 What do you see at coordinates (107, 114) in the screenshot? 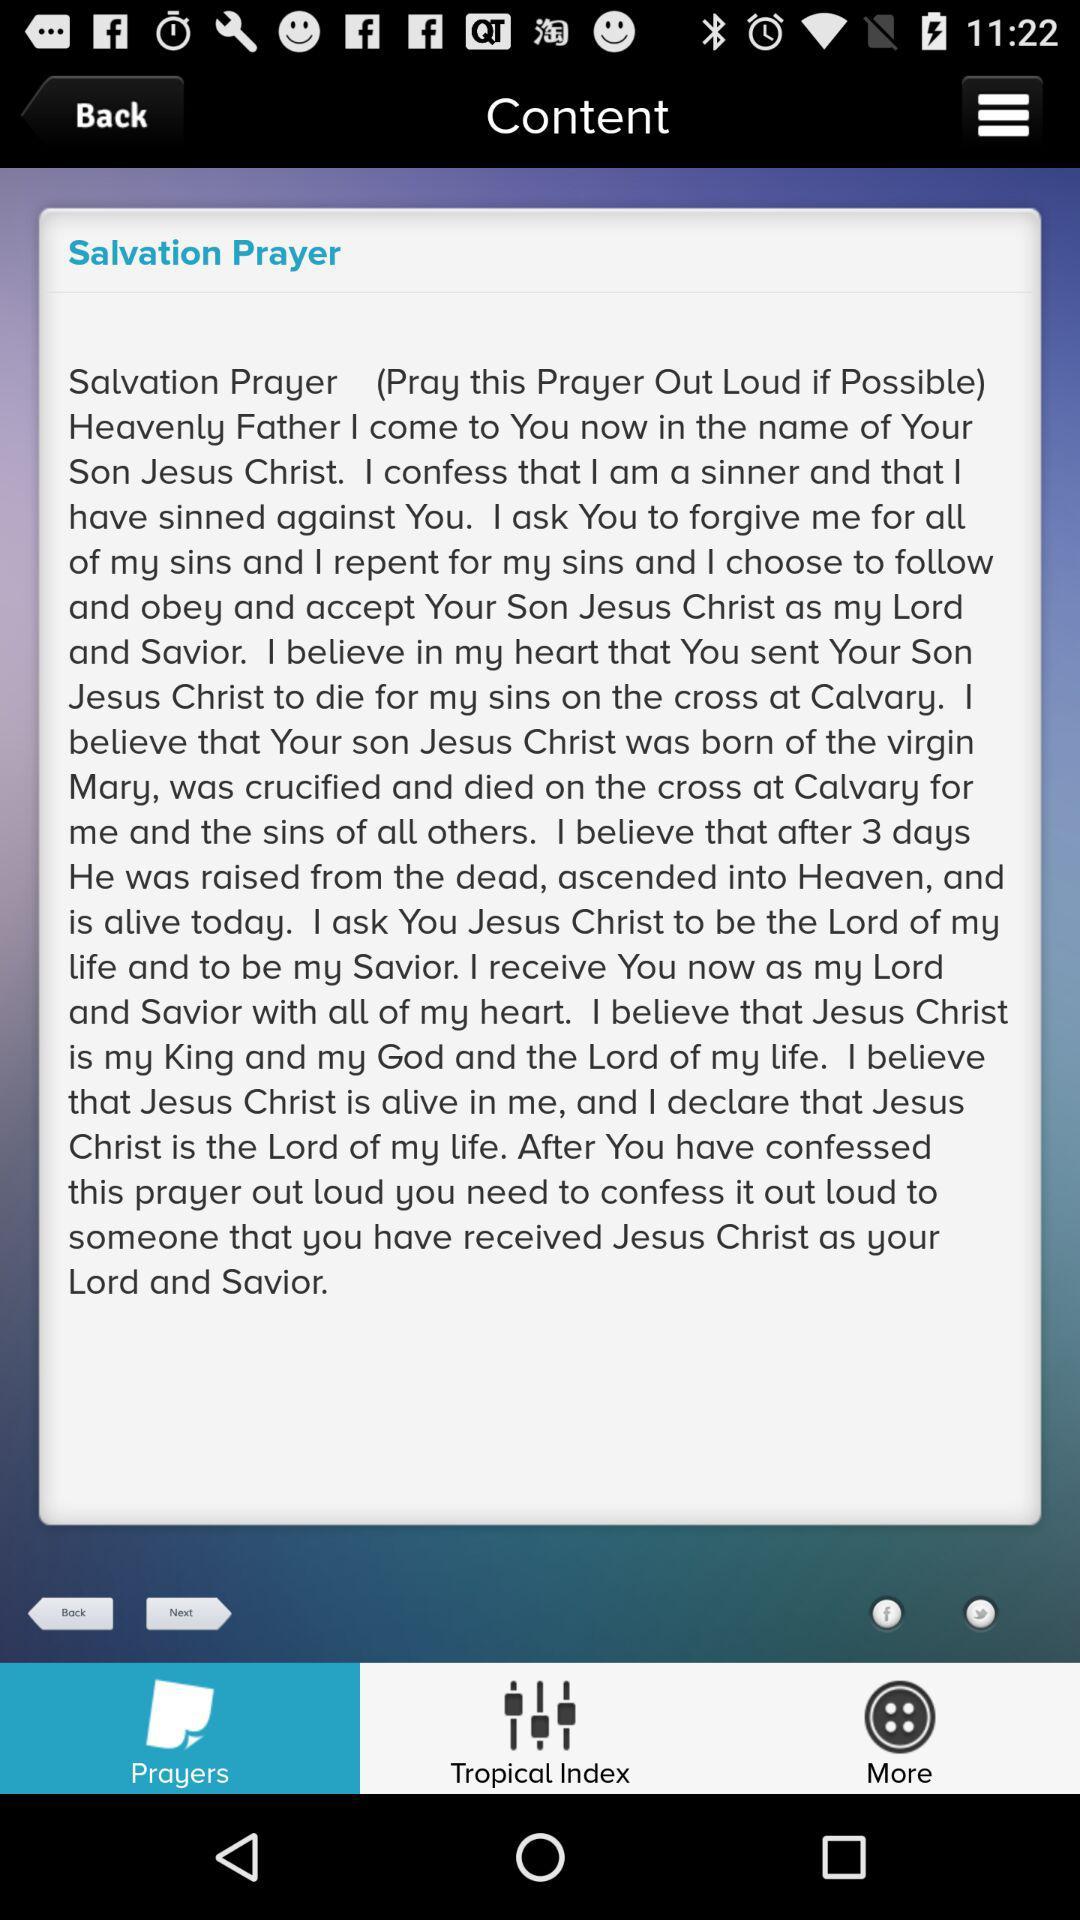
I see `item next to content icon` at bounding box center [107, 114].